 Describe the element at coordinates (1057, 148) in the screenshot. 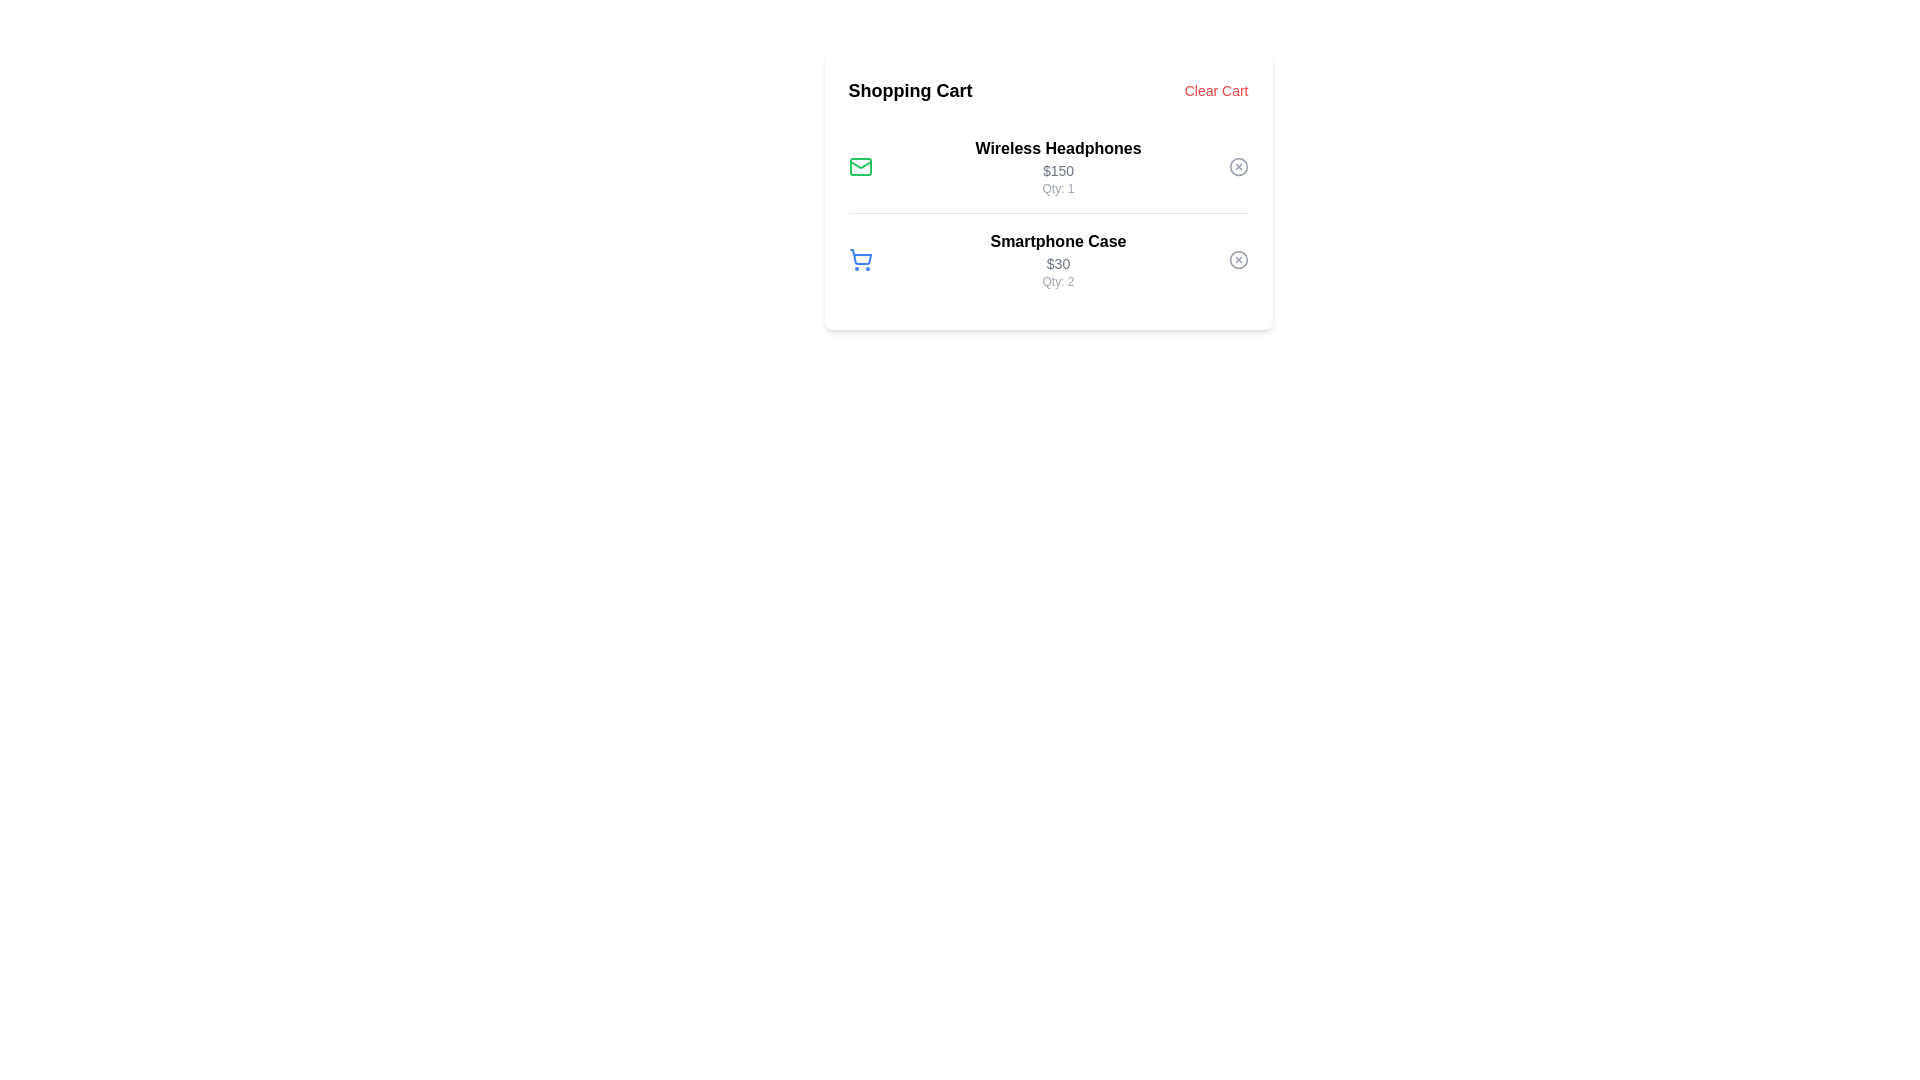

I see `static text label displaying the name of the product in the cart, which is the primary text component of the first listed cart item` at that location.